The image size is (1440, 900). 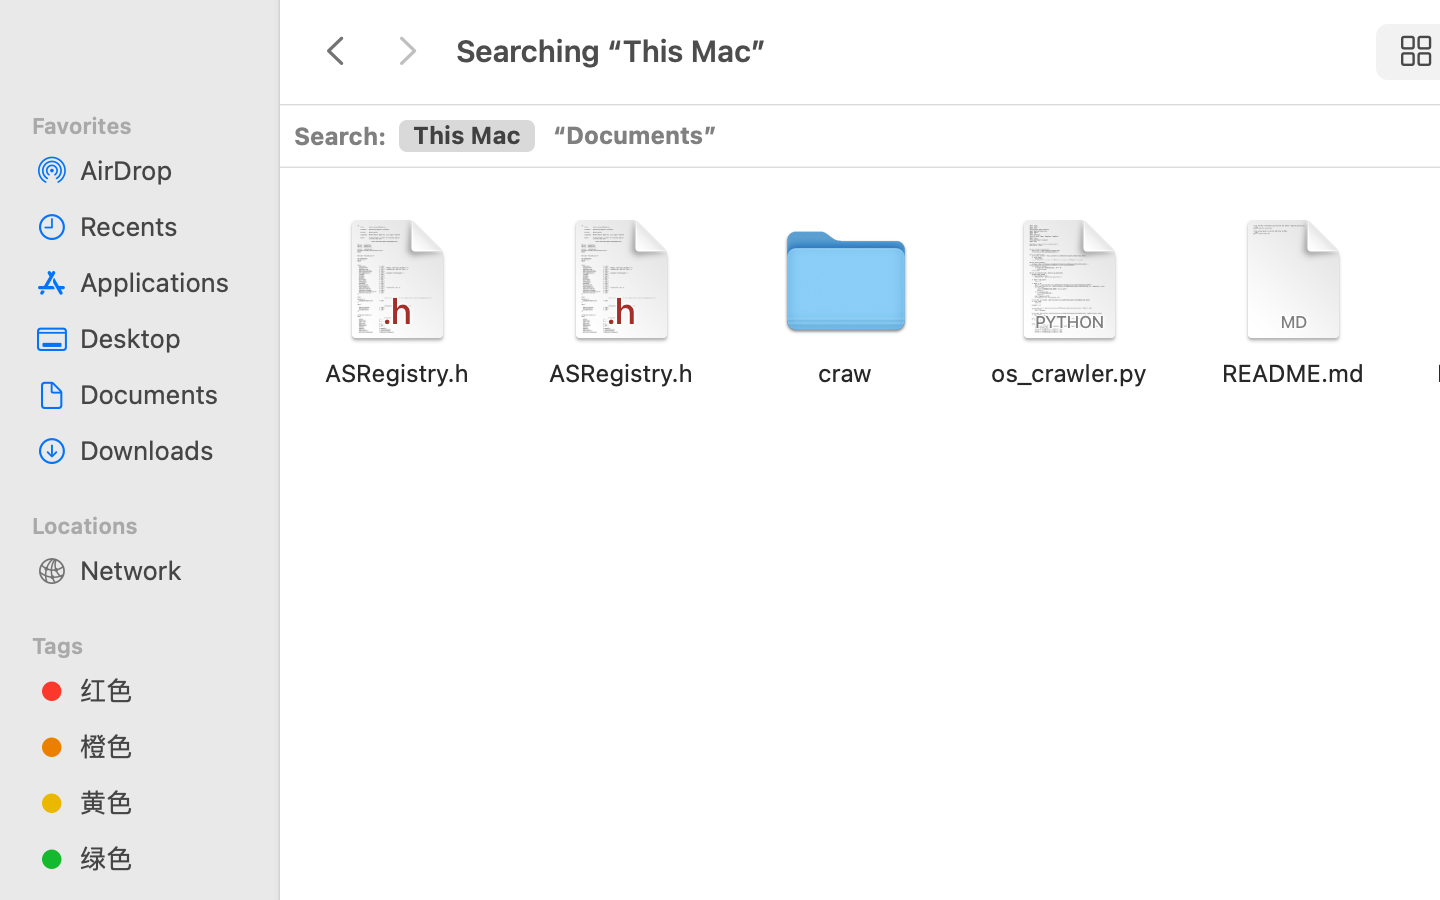 What do you see at coordinates (159, 338) in the screenshot?
I see `'Desktop'` at bounding box center [159, 338].